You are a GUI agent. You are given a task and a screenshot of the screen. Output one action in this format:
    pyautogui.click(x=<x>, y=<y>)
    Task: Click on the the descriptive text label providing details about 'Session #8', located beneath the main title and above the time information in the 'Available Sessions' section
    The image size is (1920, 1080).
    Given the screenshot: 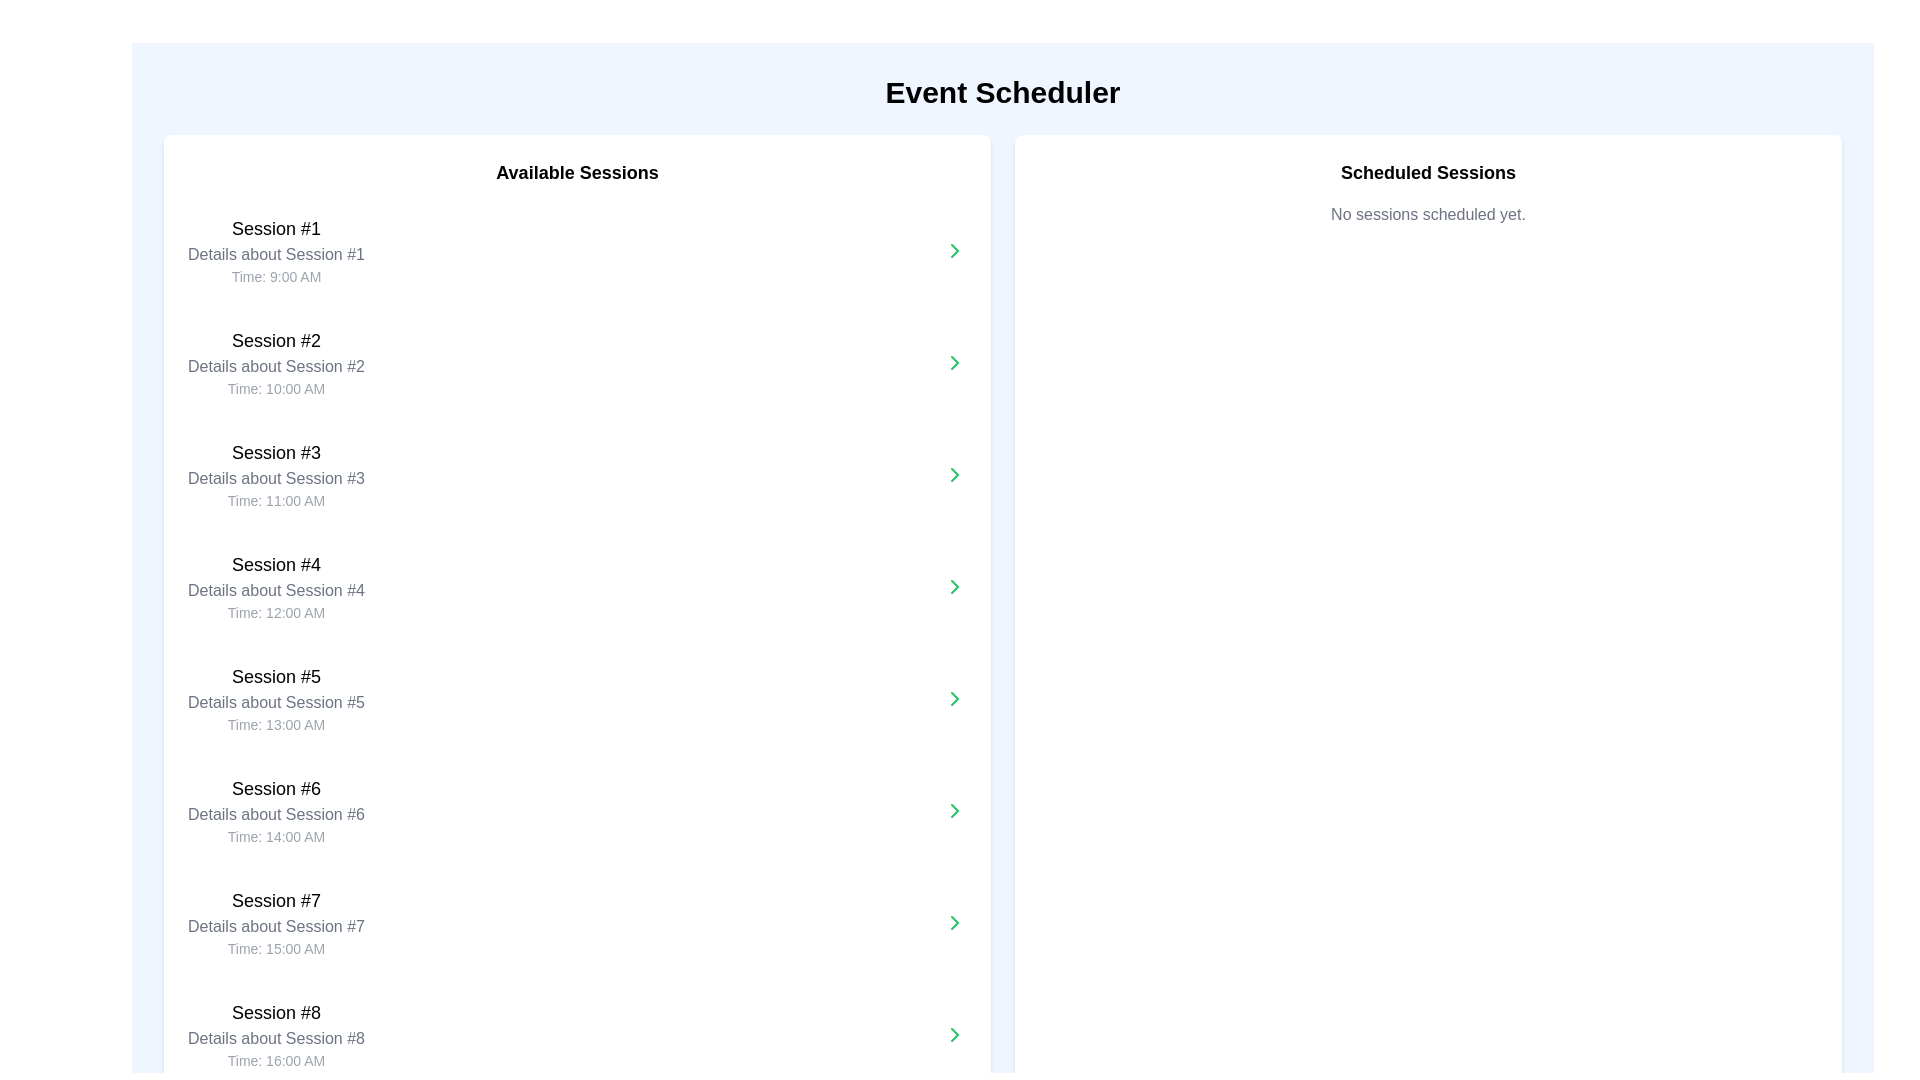 What is the action you would take?
    pyautogui.click(x=275, y=1037)
    